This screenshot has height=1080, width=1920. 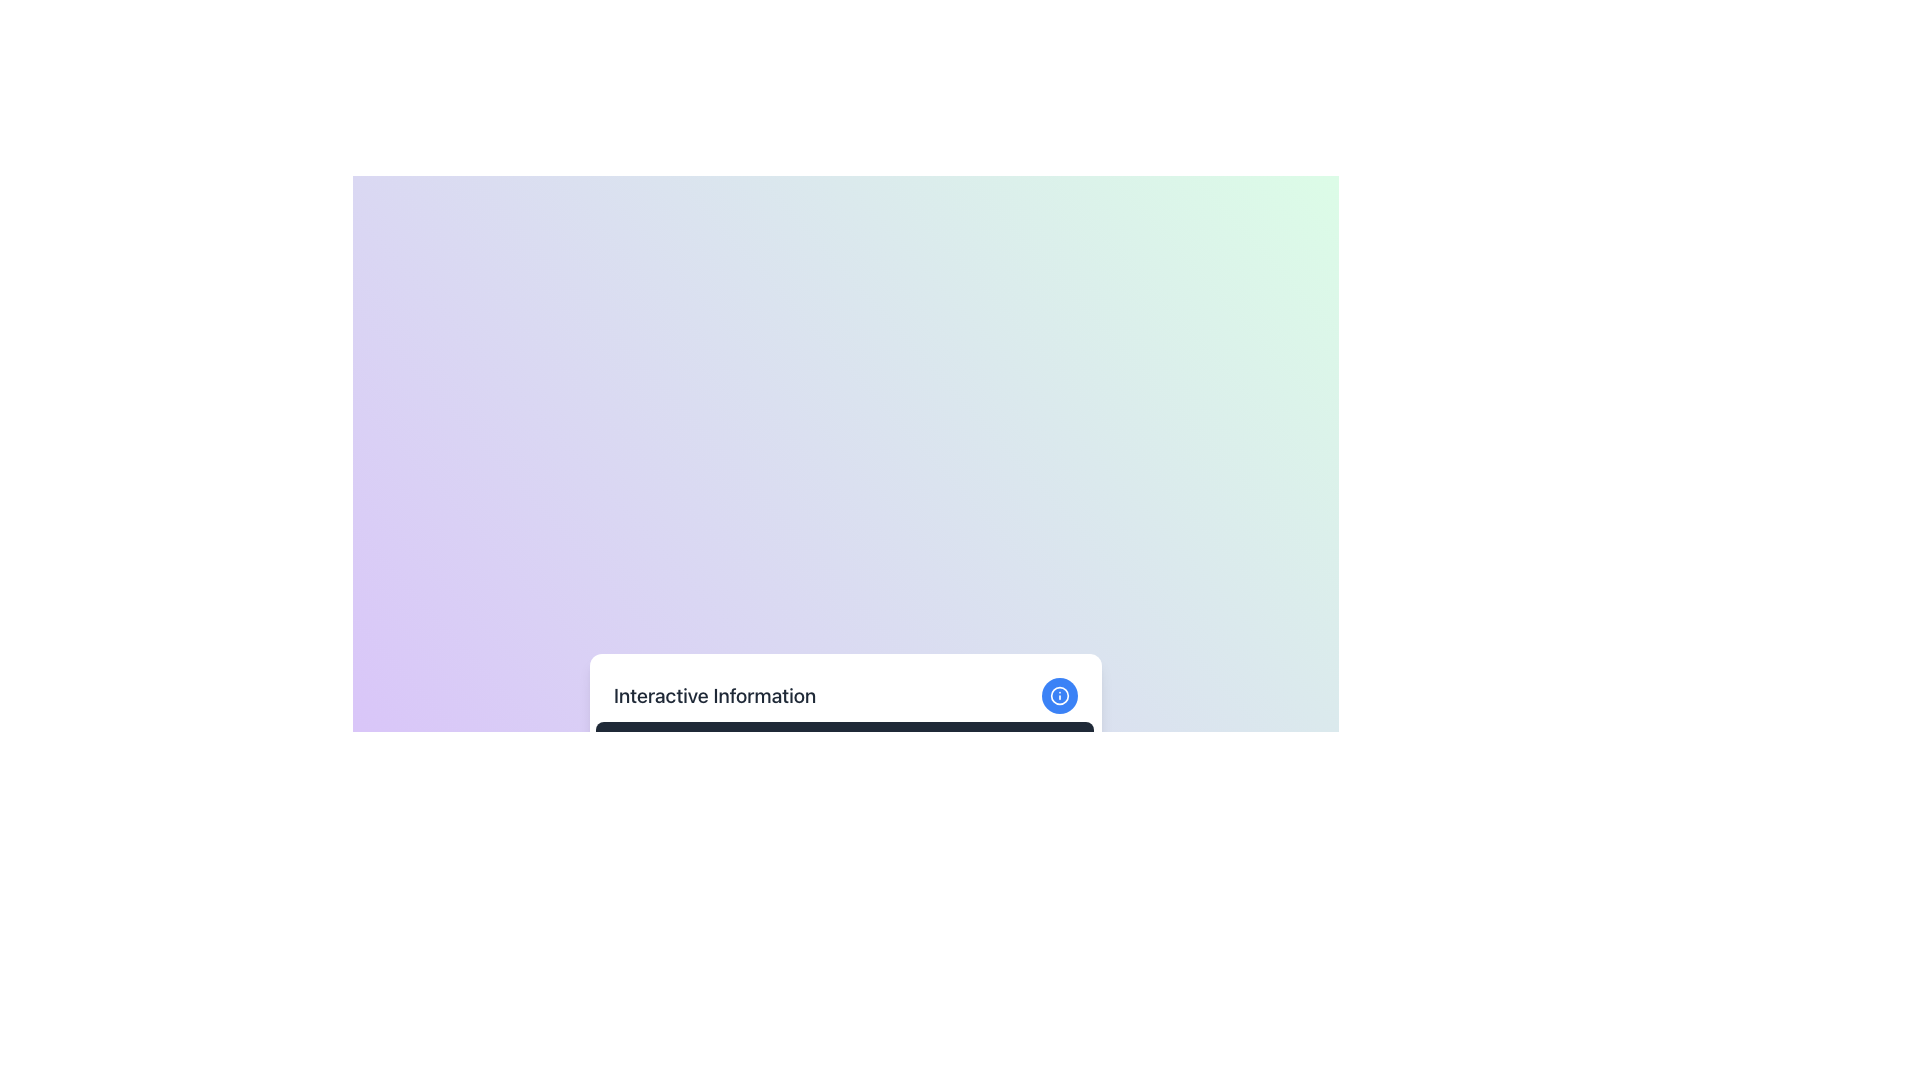 What do you see at coordinates (1059, 694) in the screenshot?
I see `the Interactive Icon located on the right side of the 'Interactive Information' button` at bounding box center [1059, 694].